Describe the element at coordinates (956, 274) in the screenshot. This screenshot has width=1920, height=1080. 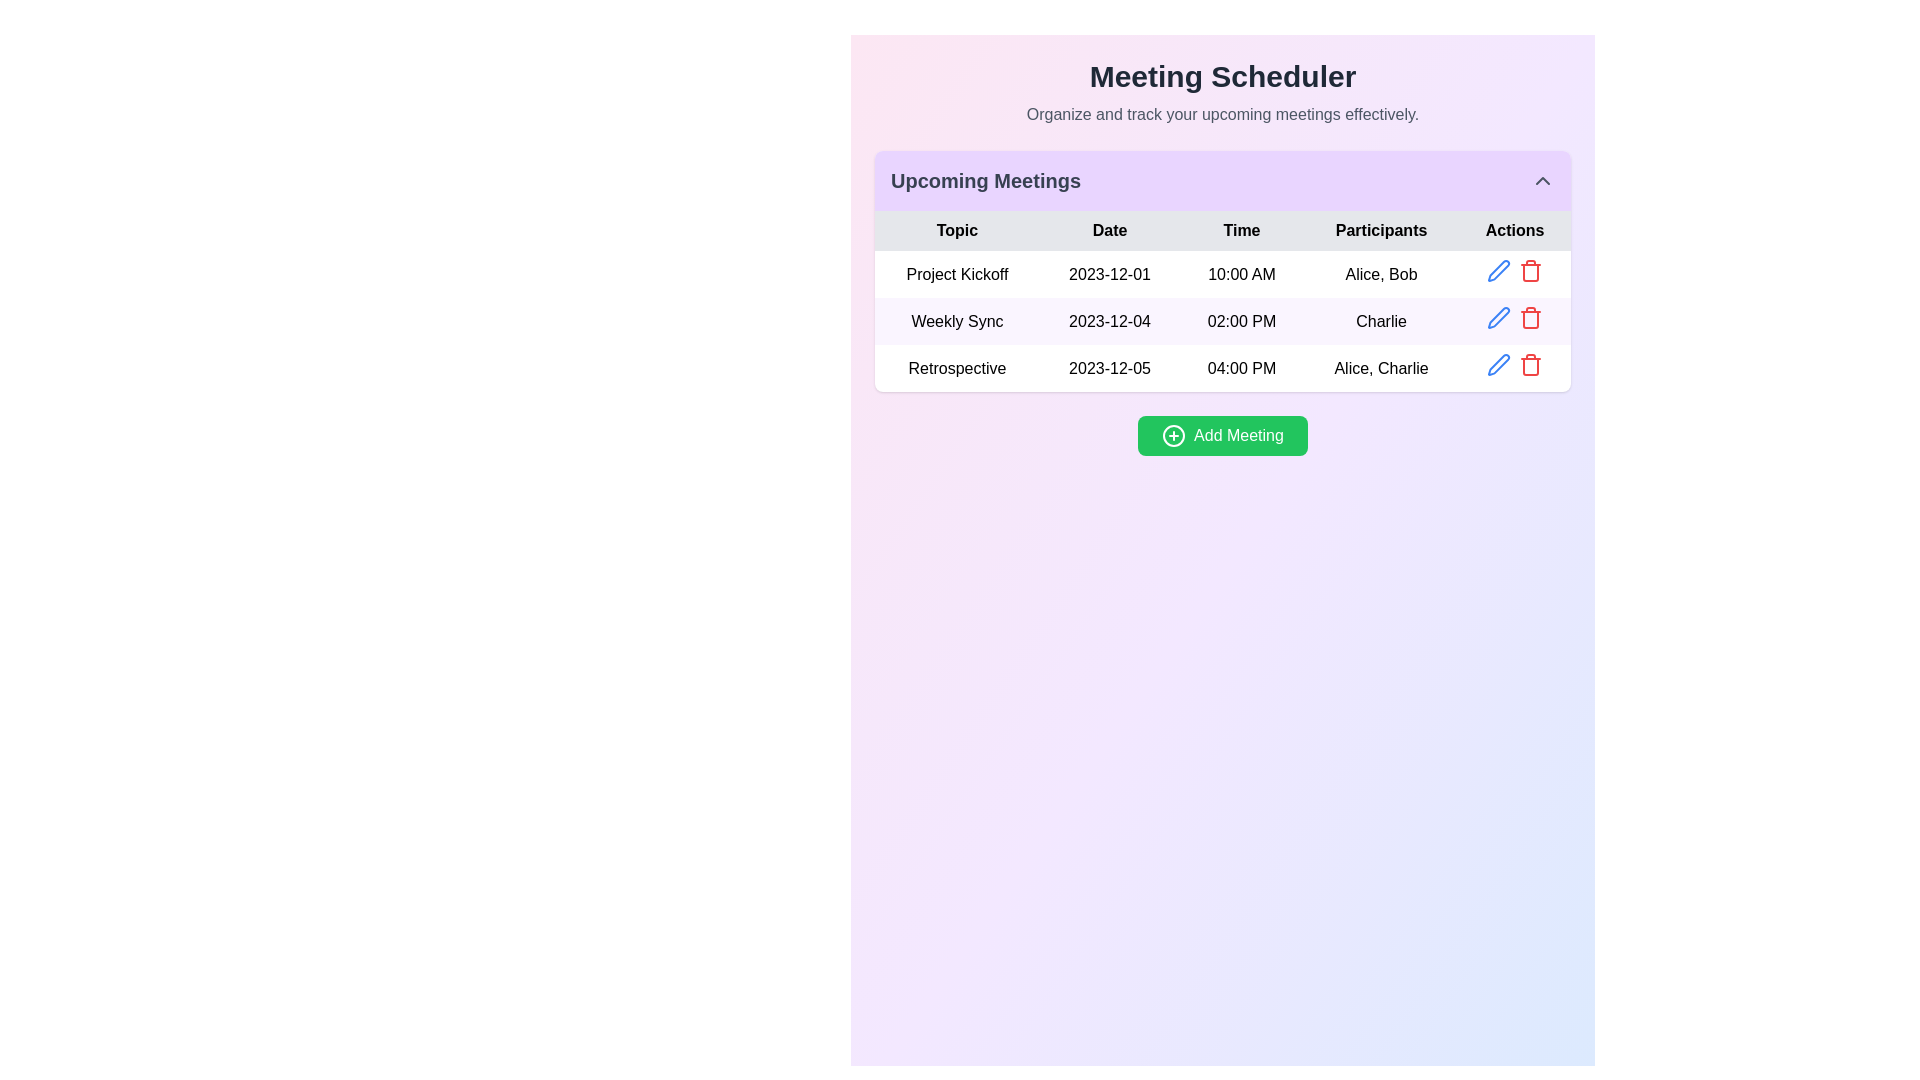
I see `the static text element displaying 'Project Kickoff' in bold black font located in the 'Topic' column of the 'Upcoming Meetings' tabular layout` at that location.